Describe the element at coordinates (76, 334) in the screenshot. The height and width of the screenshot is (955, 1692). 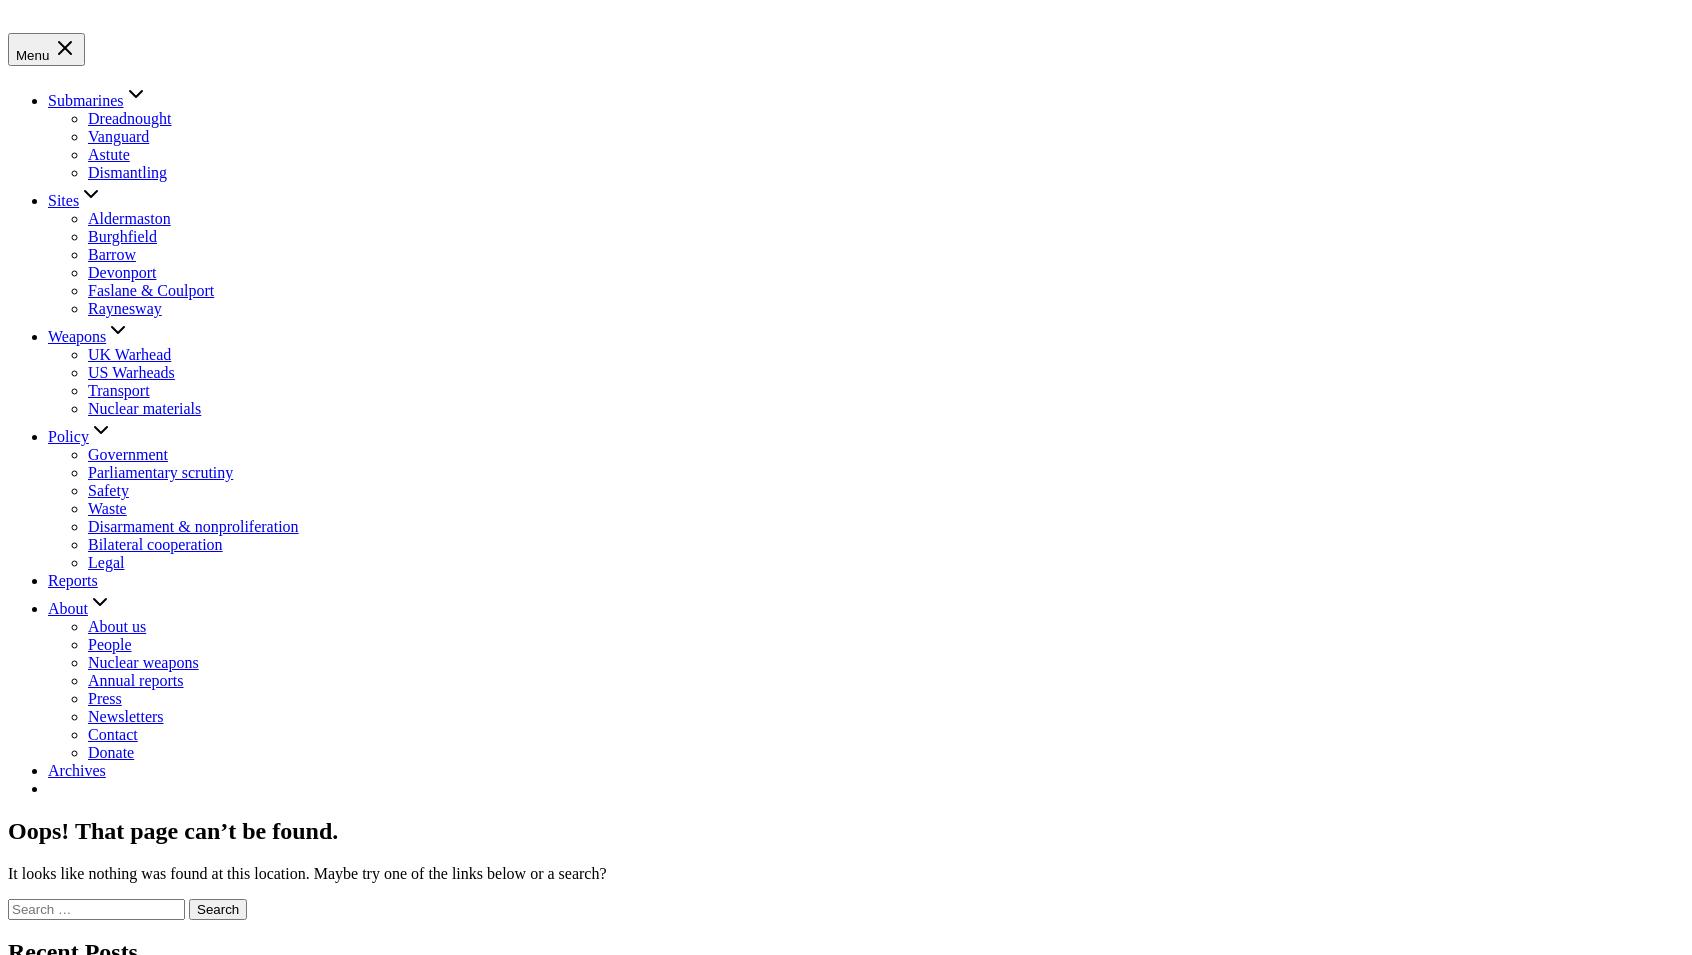
I see `'Weapons'` at that location.